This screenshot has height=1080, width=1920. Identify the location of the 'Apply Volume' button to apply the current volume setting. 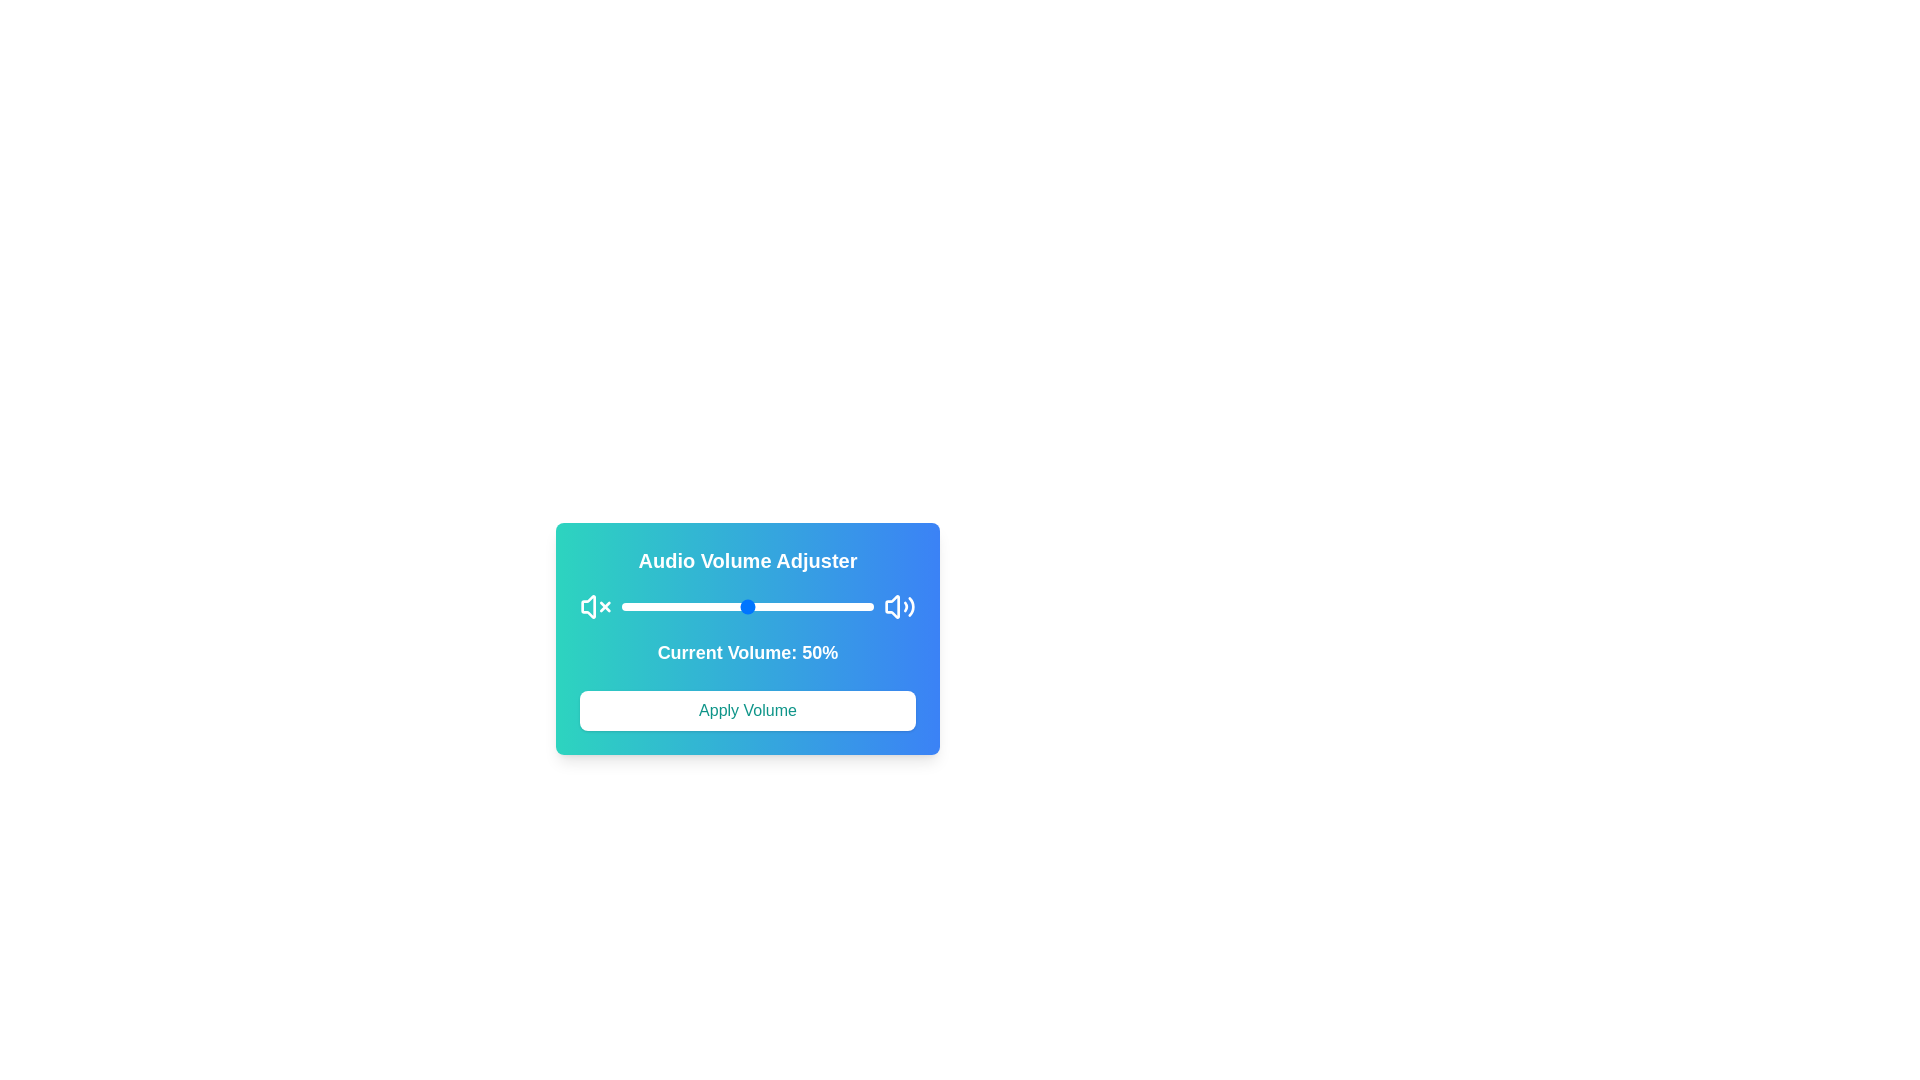
(747, 709).